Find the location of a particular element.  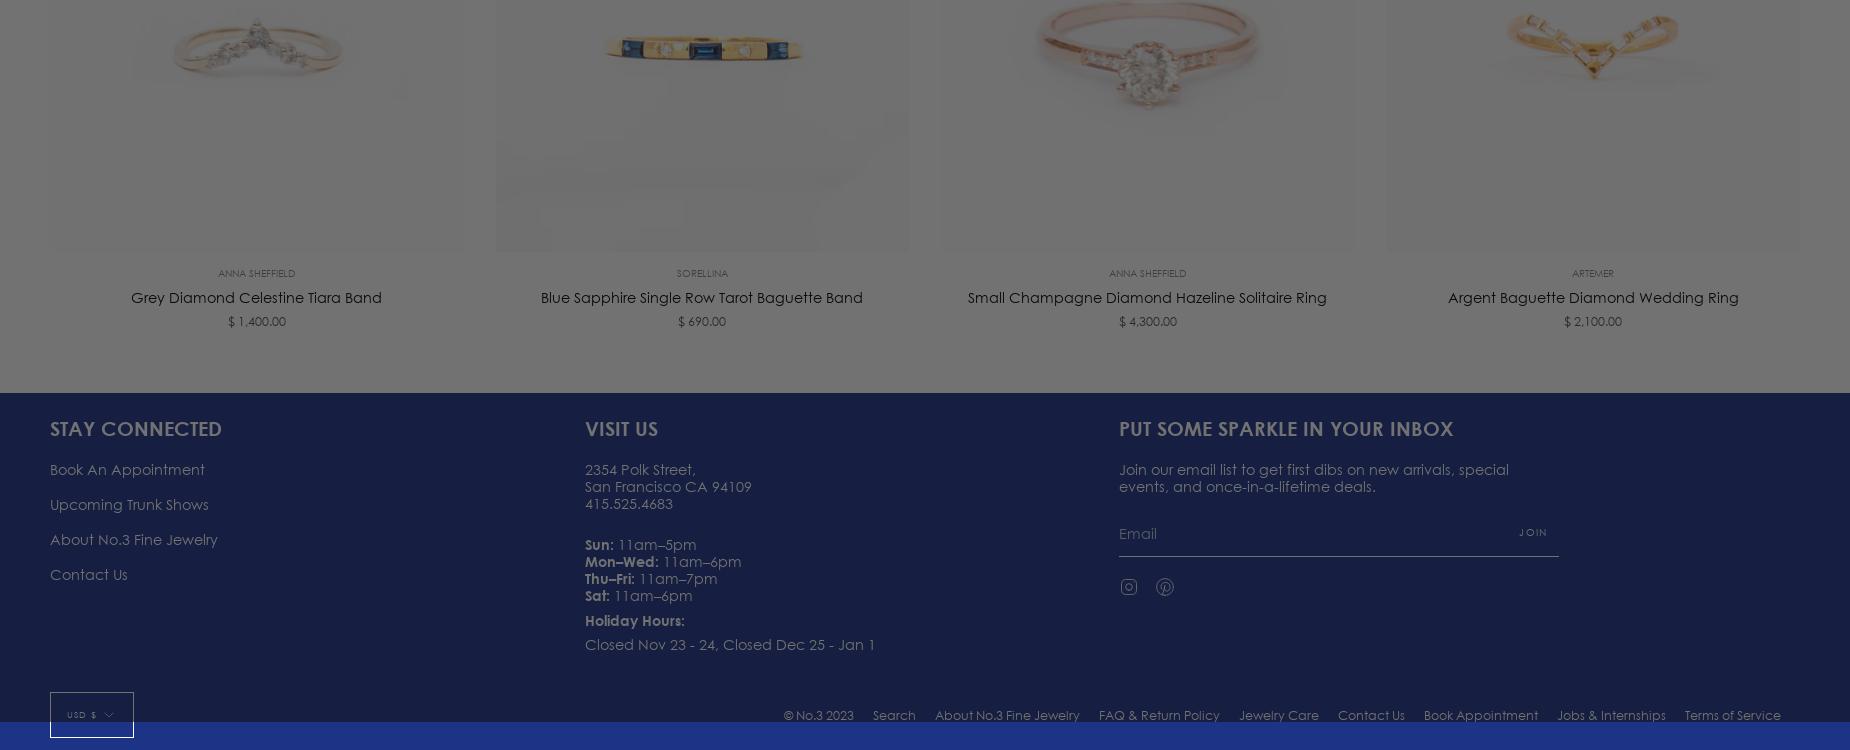

'BWP P' is located at coordinates (80, 655).